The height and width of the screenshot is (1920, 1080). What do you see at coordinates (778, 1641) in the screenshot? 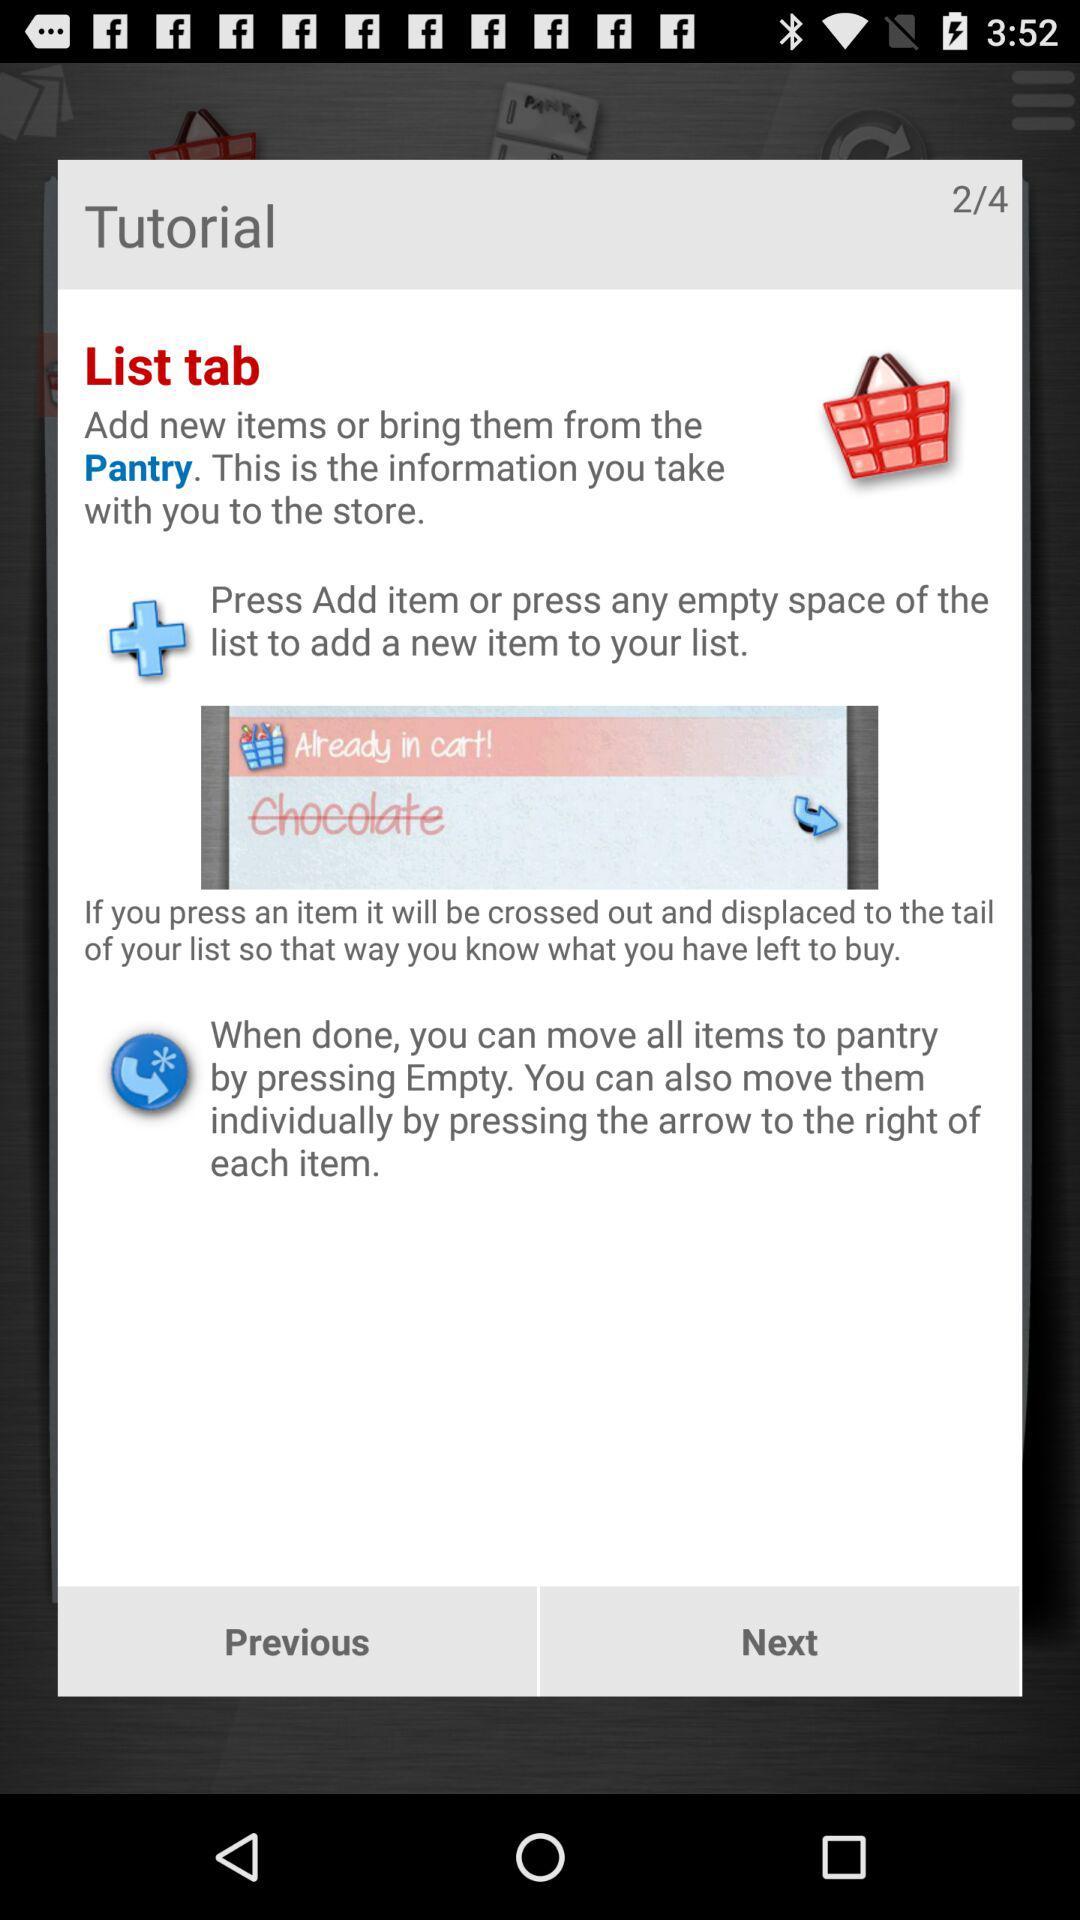
I see `the item below when done you icon` at bounding box center [778, 1641].